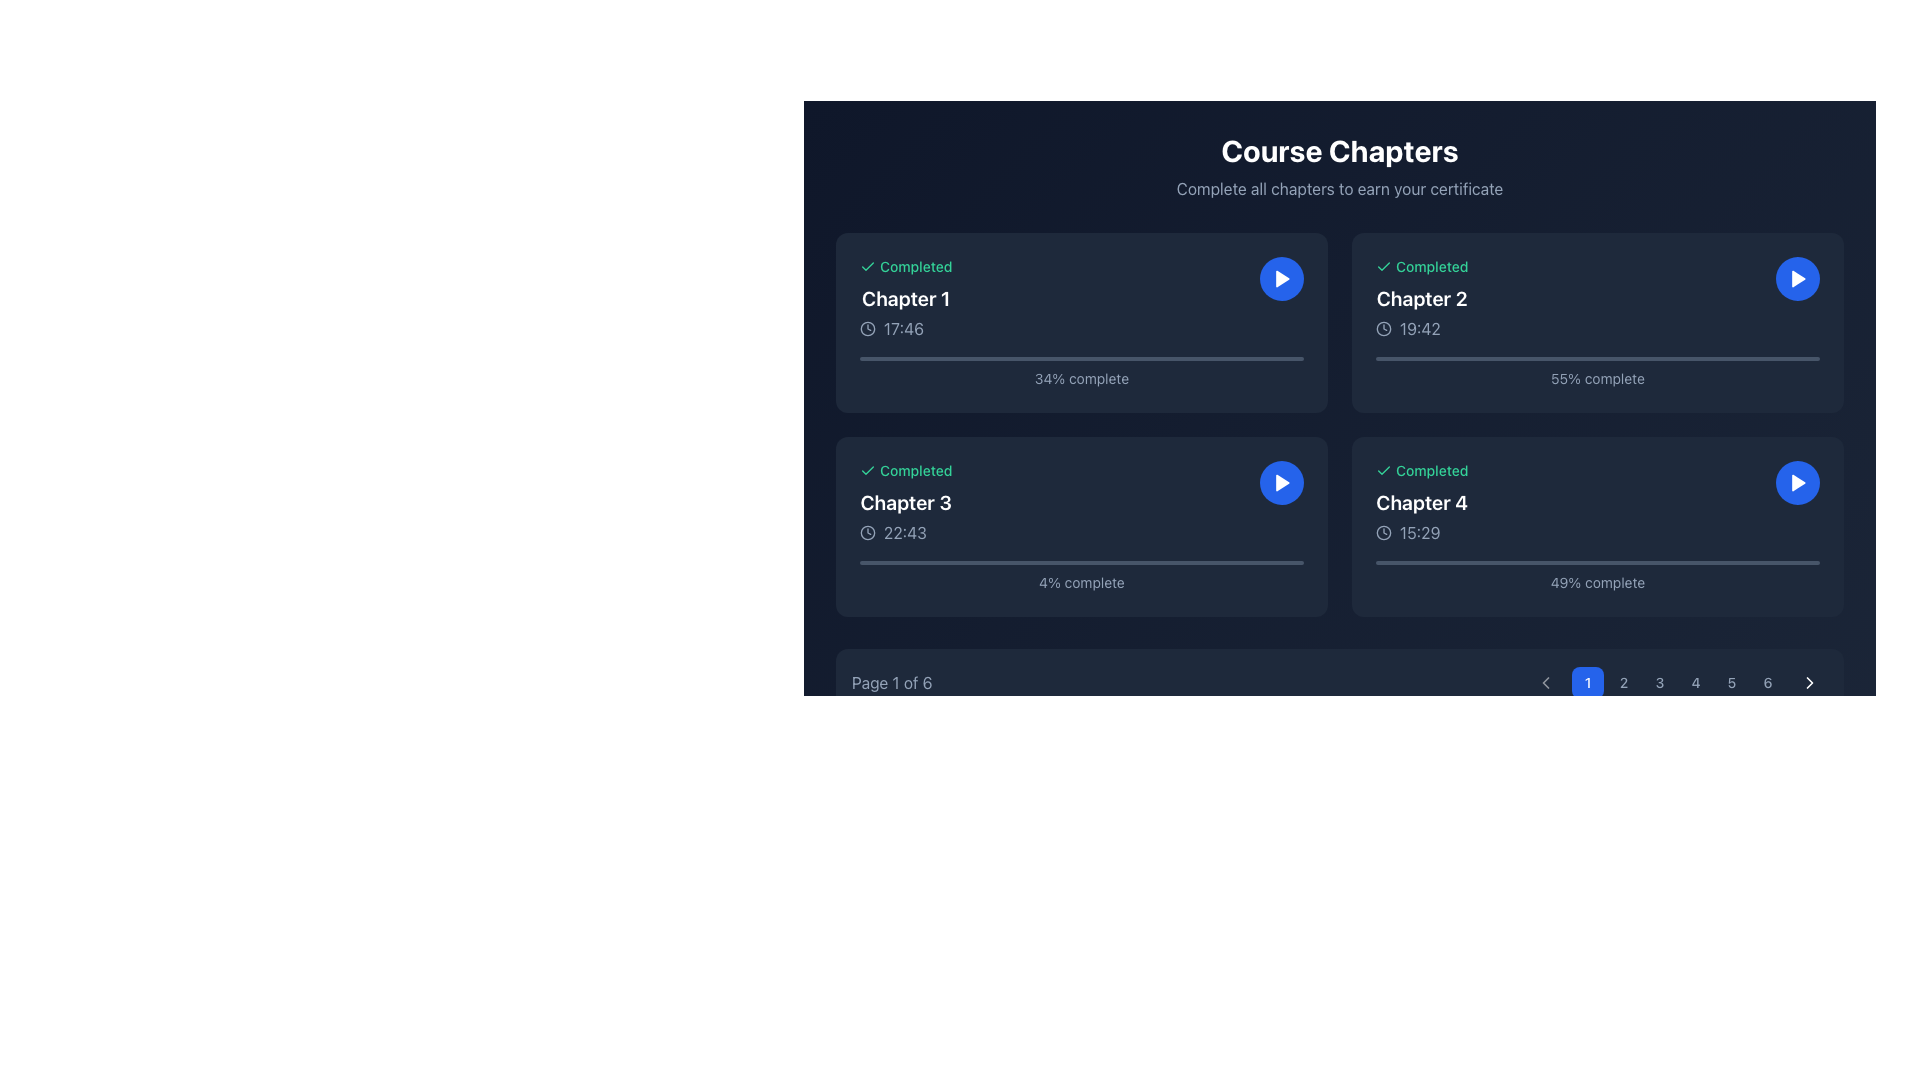  I want to click on the triangular play icon within the circular blue button on the 'Chapter 4' card, so click(1798, 482).